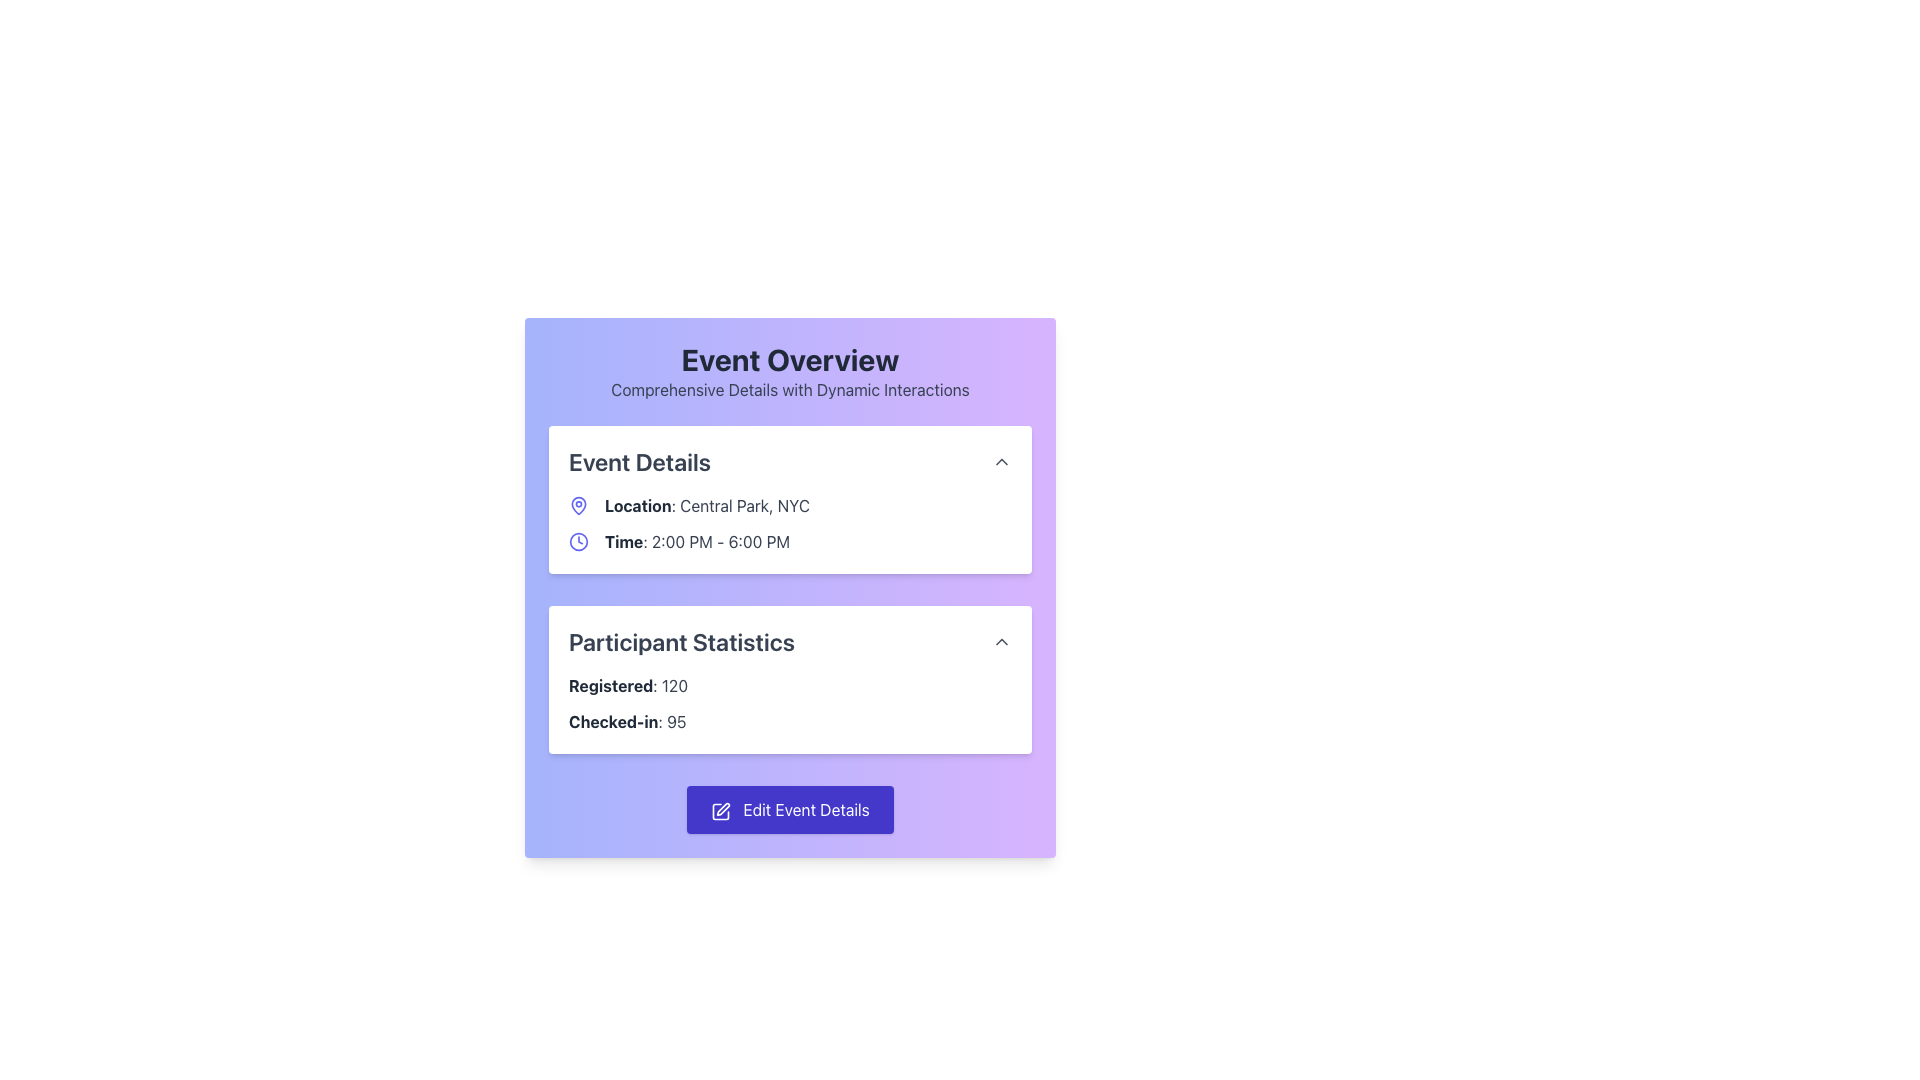 The image size is (1920, 1080). What do you see at coordinates (789, 358) in the screenshot?
I see `prominent title or heading that introduces the content related to 'Event Overview', located at the top-center of the card header` at bounding box center [789, 358].